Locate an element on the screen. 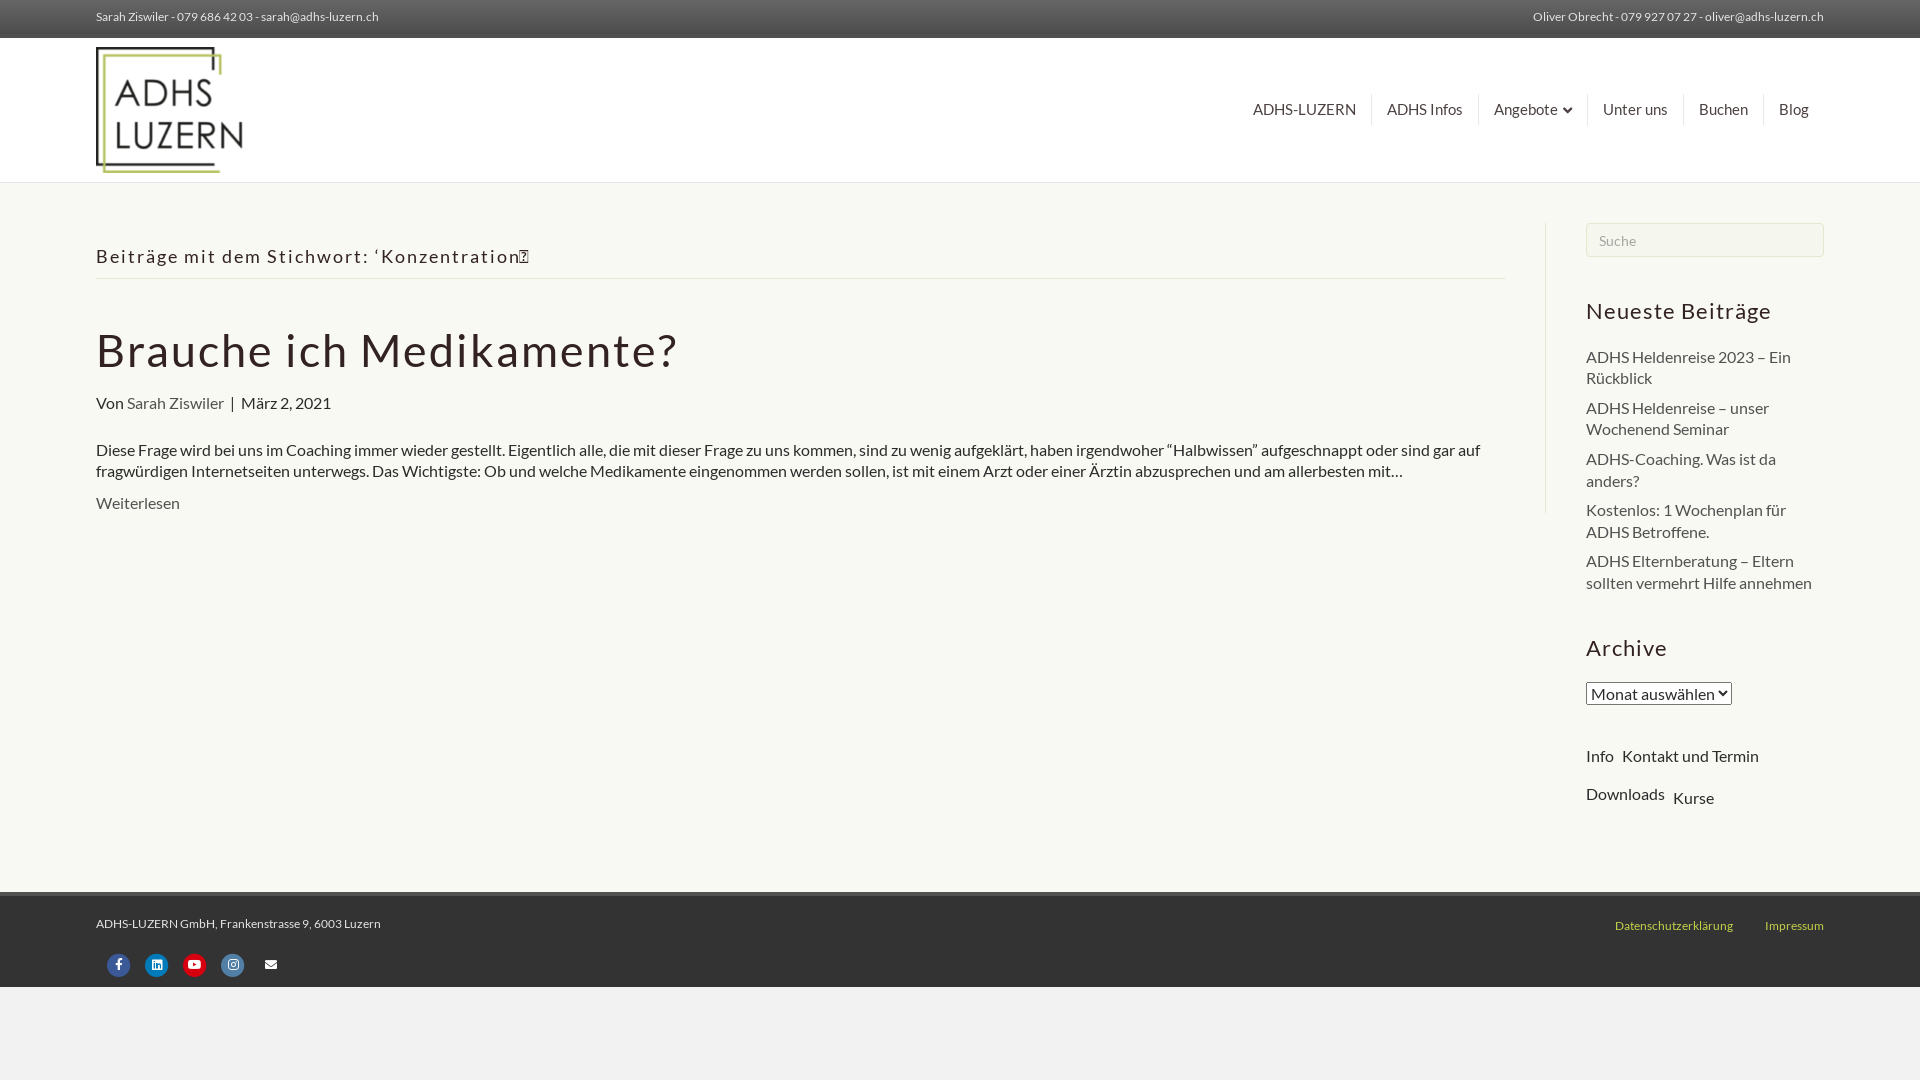  'Youtube' is located at coordinates (195, 963).